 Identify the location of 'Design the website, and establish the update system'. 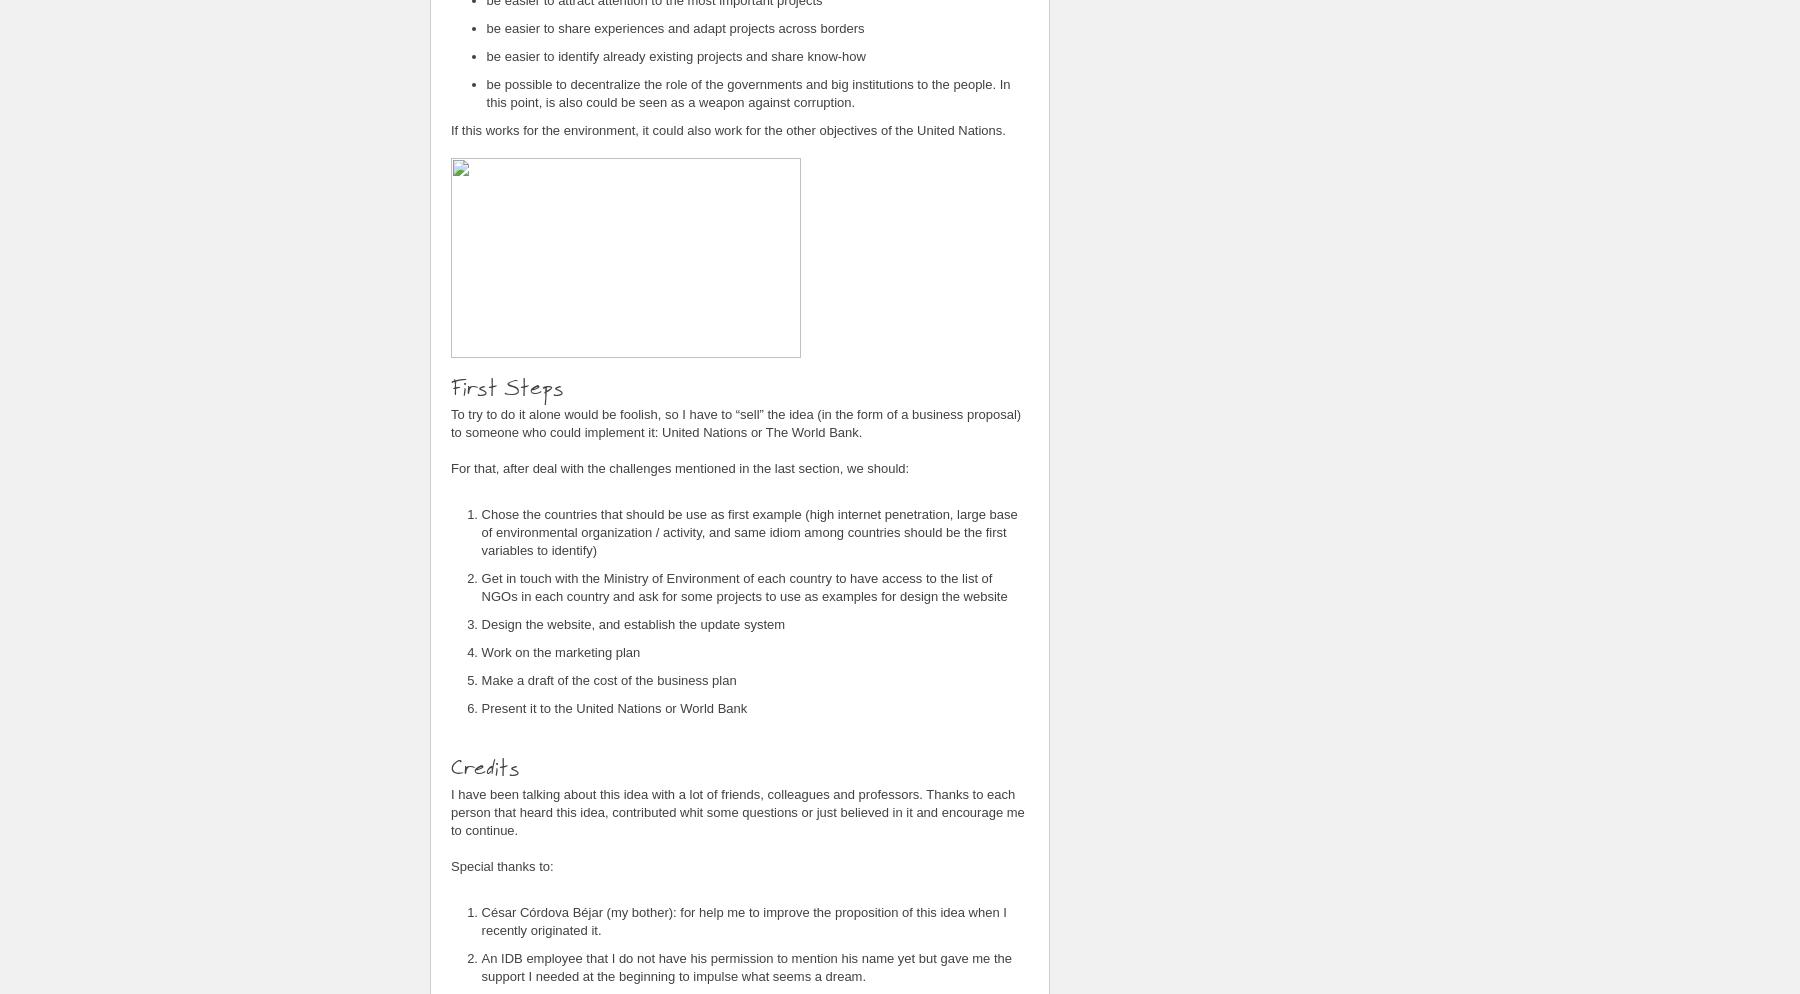
(633, 622).